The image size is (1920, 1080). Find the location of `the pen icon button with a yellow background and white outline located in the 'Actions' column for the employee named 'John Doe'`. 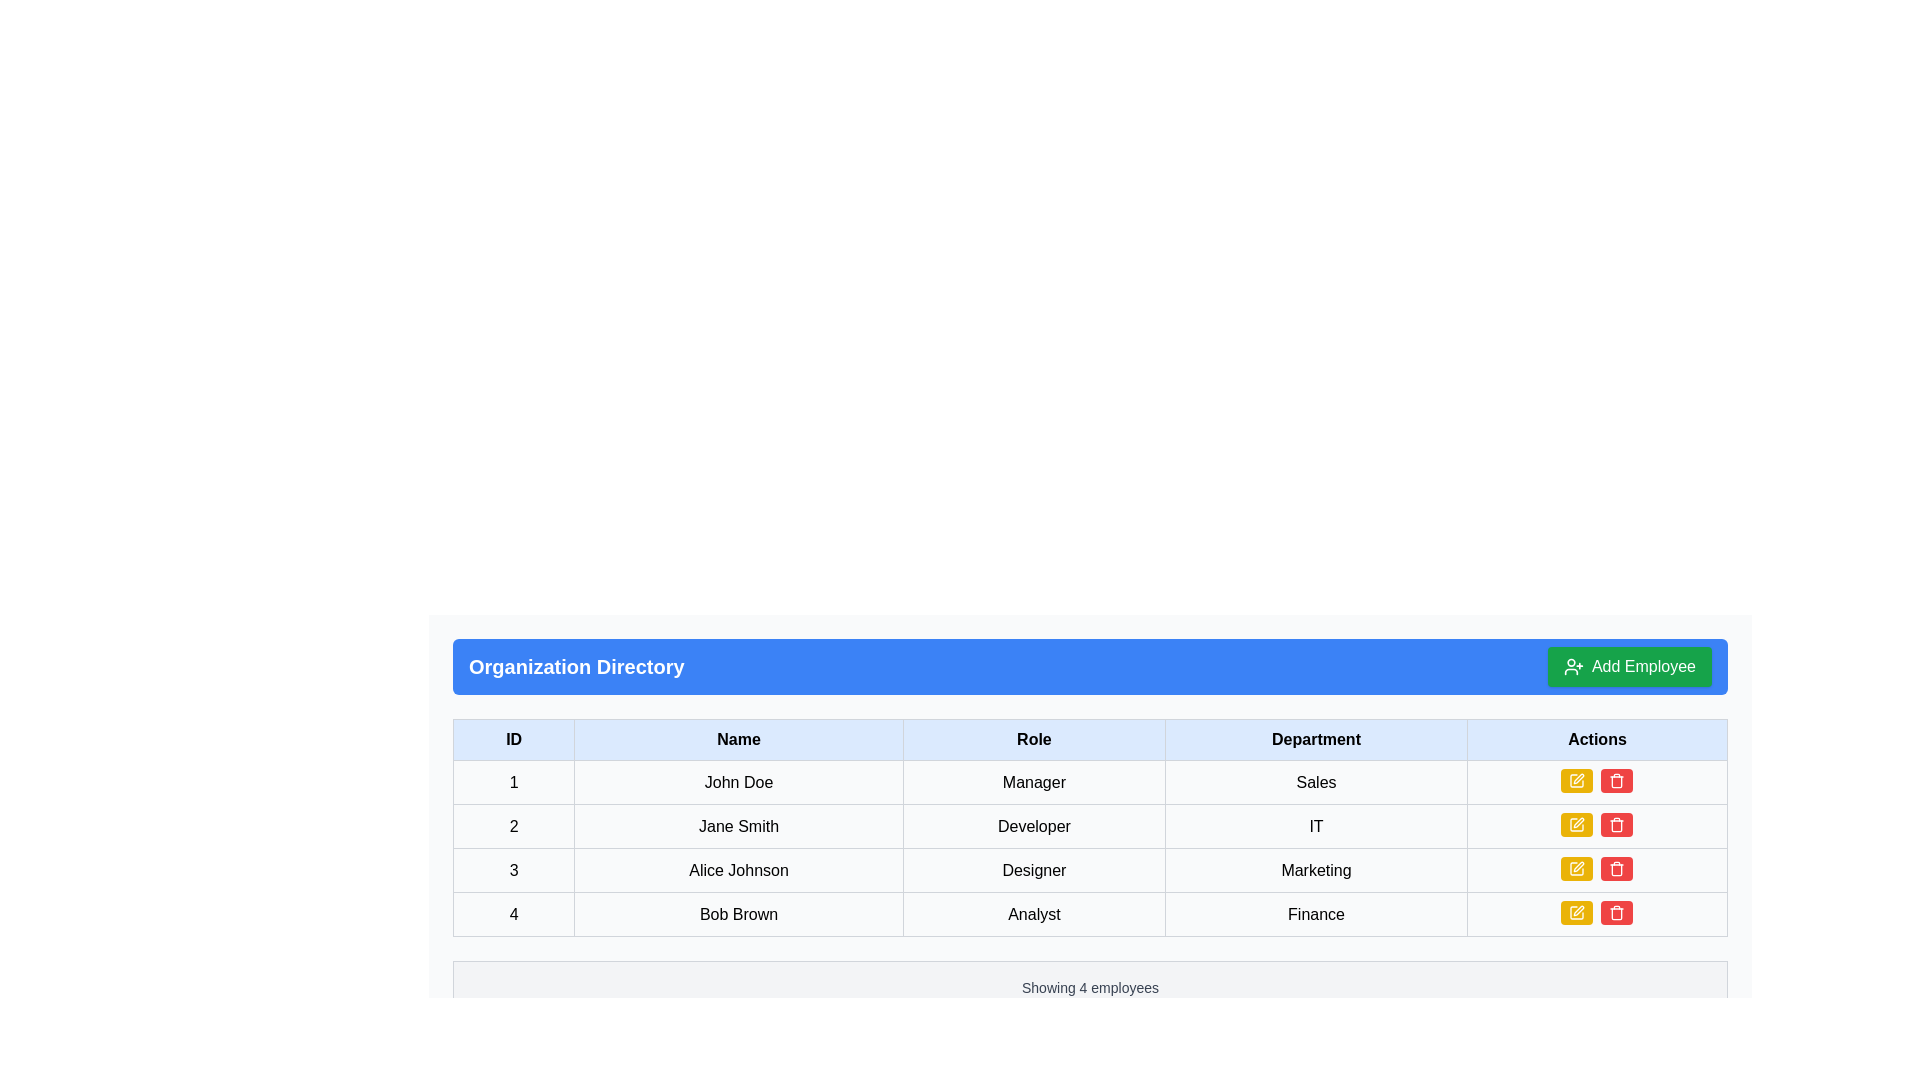

the pen icon button with a yellow background and white outline located in the 'Actions' column for the employee named 'John Doe' is located at coordinates (1576, 779).